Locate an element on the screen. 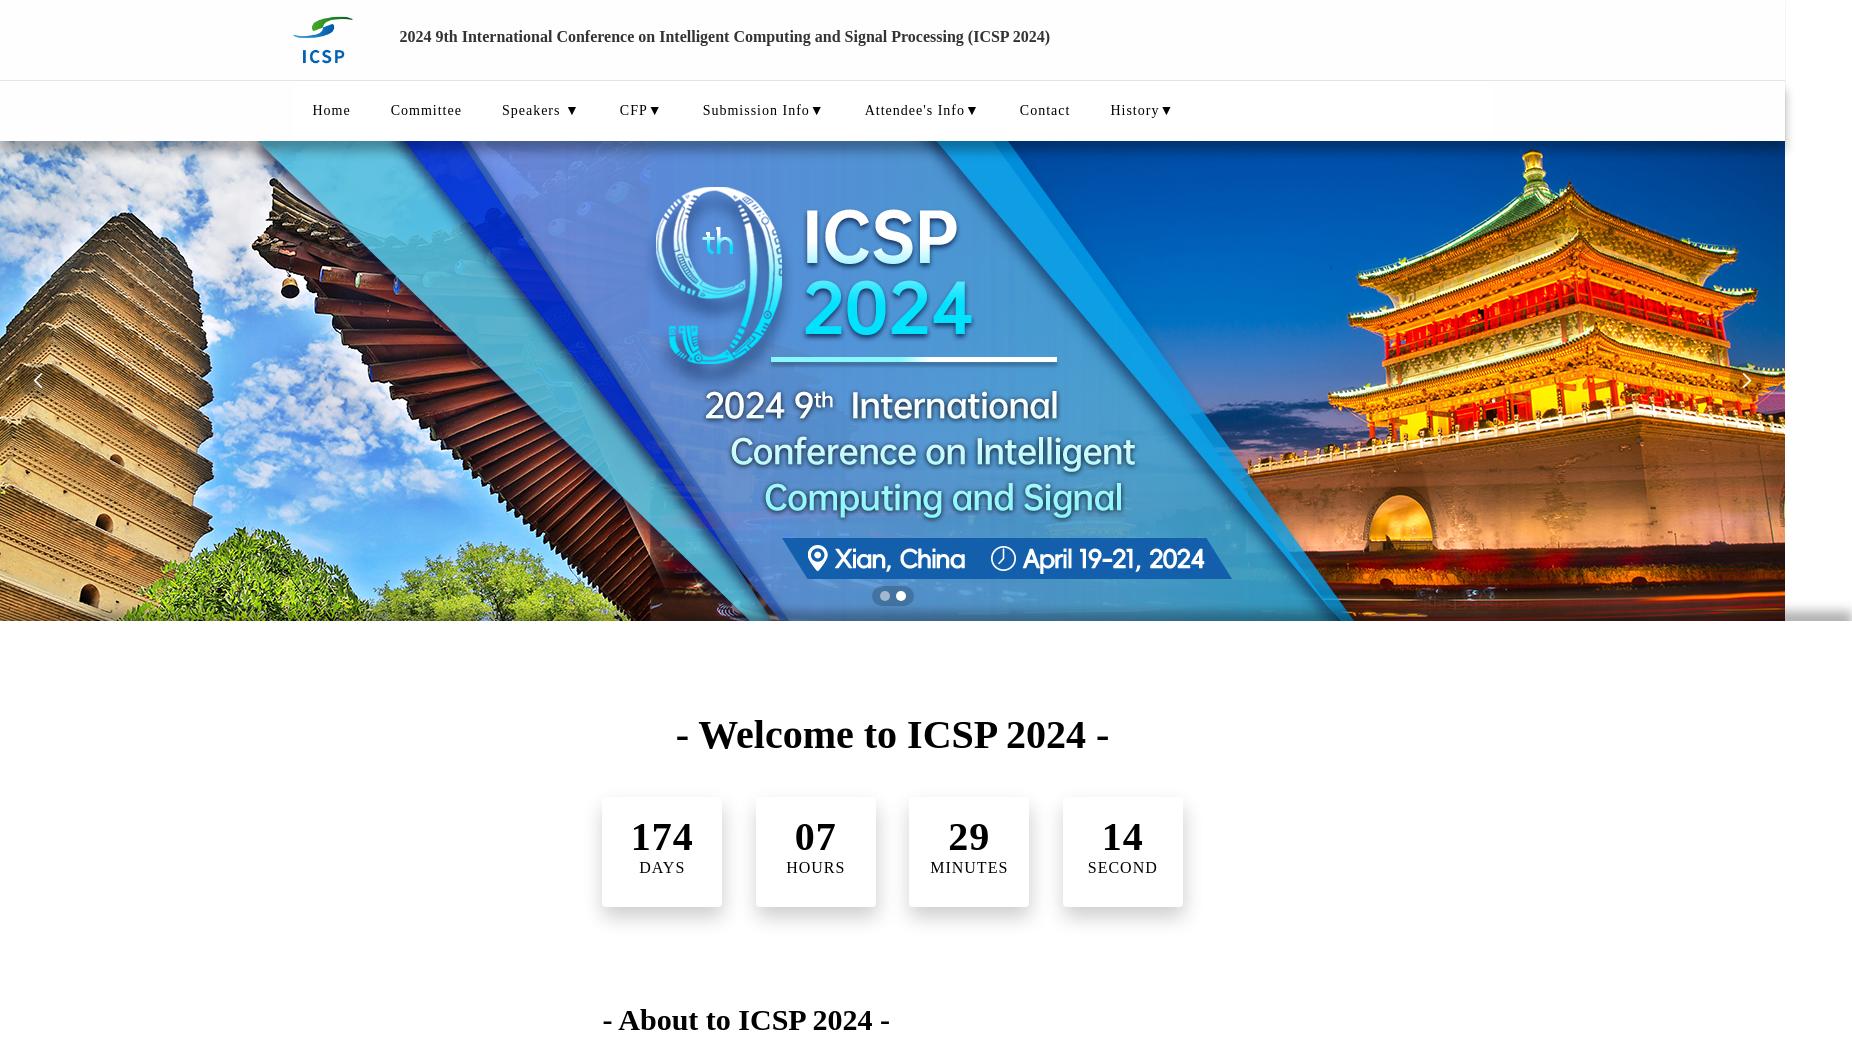  'Speakers  ▼' is located at coordinates (539, 110).